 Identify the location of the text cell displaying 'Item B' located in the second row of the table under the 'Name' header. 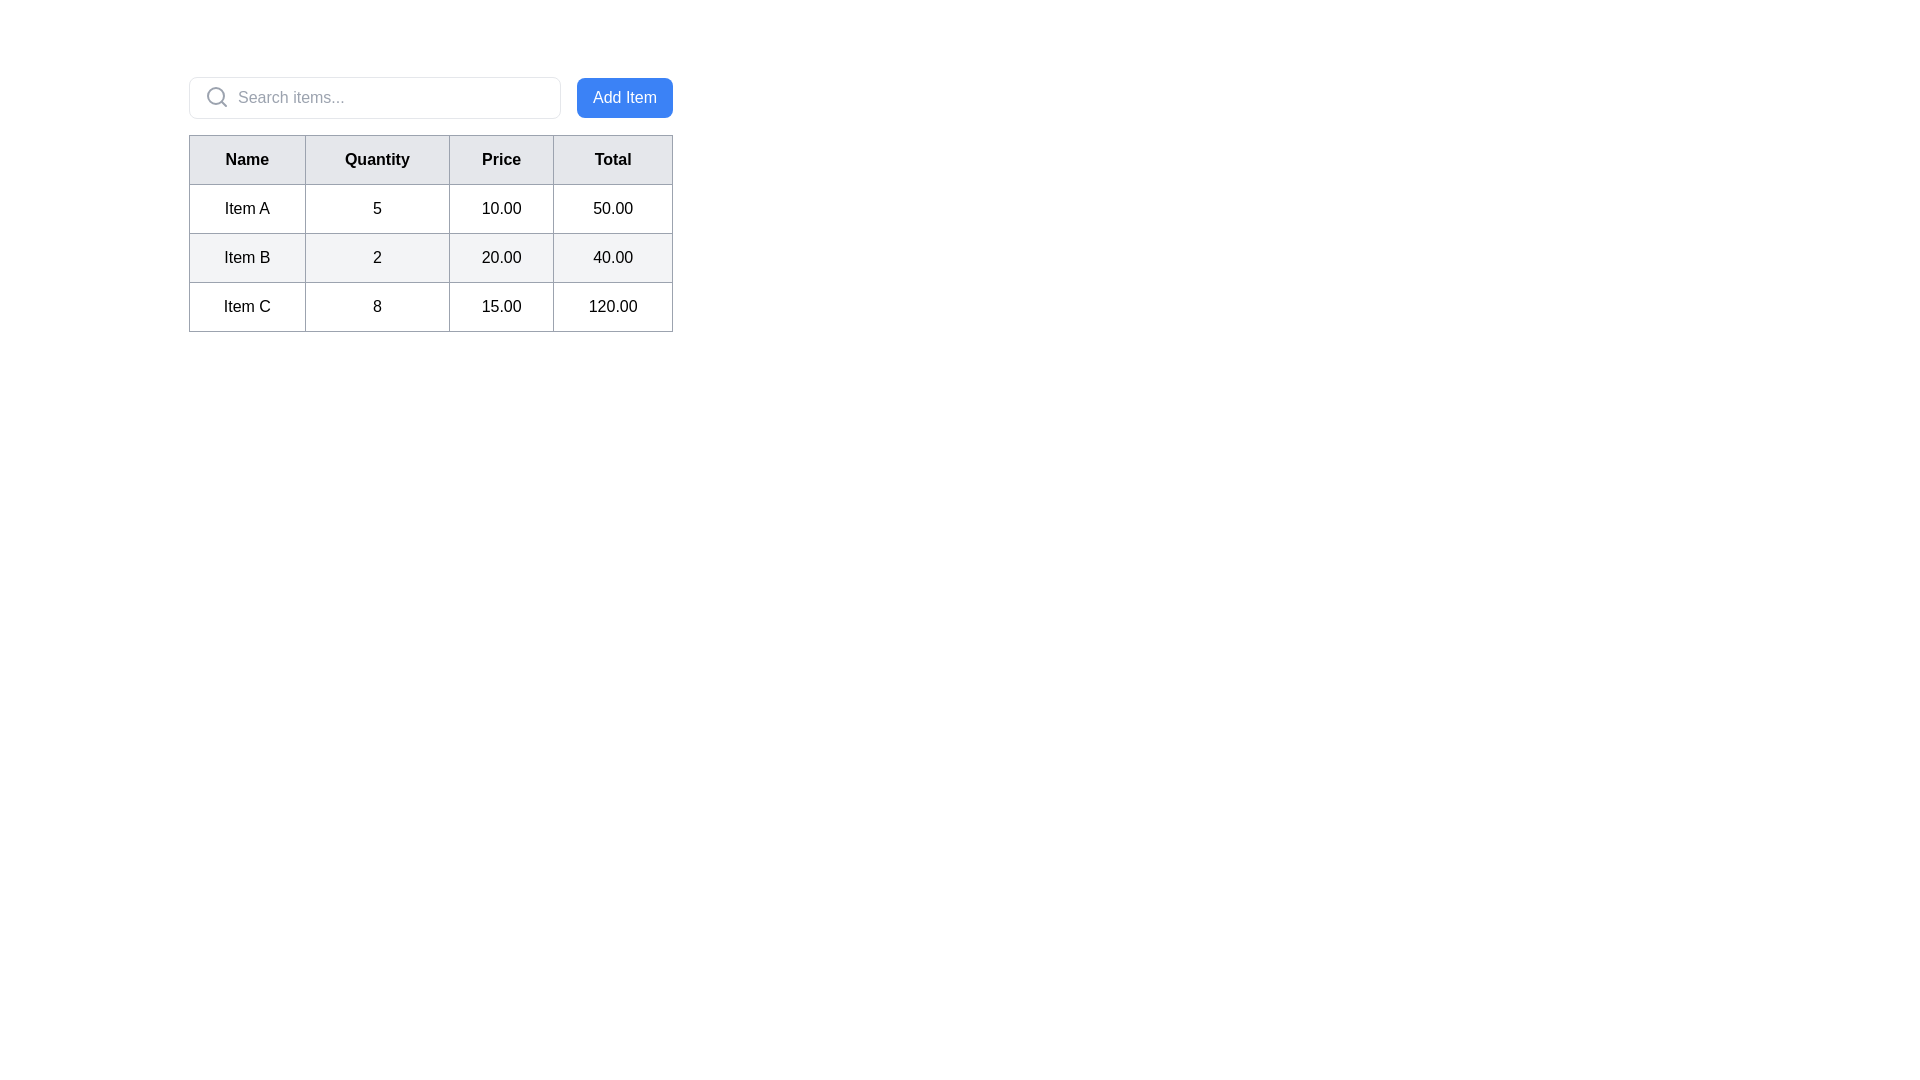
(246, 257).